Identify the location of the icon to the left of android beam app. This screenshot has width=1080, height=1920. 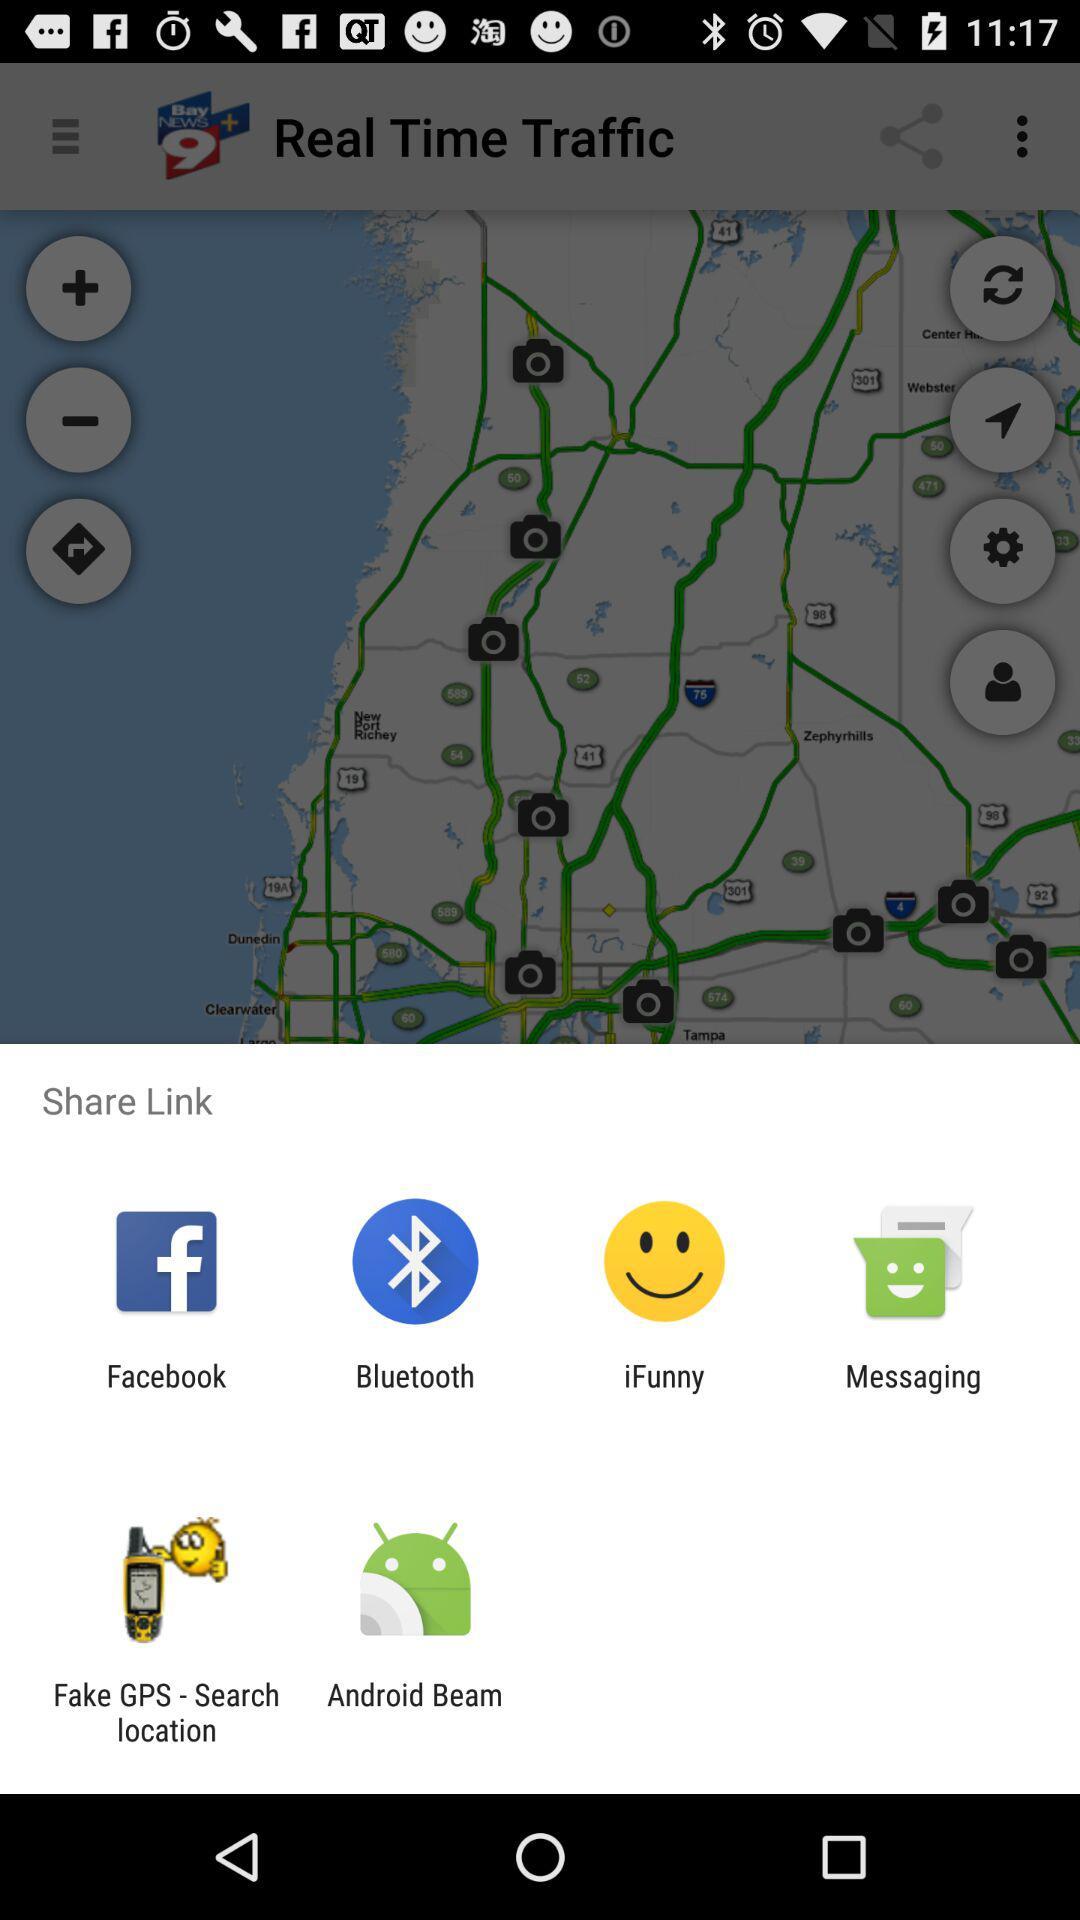
(165, 1711).